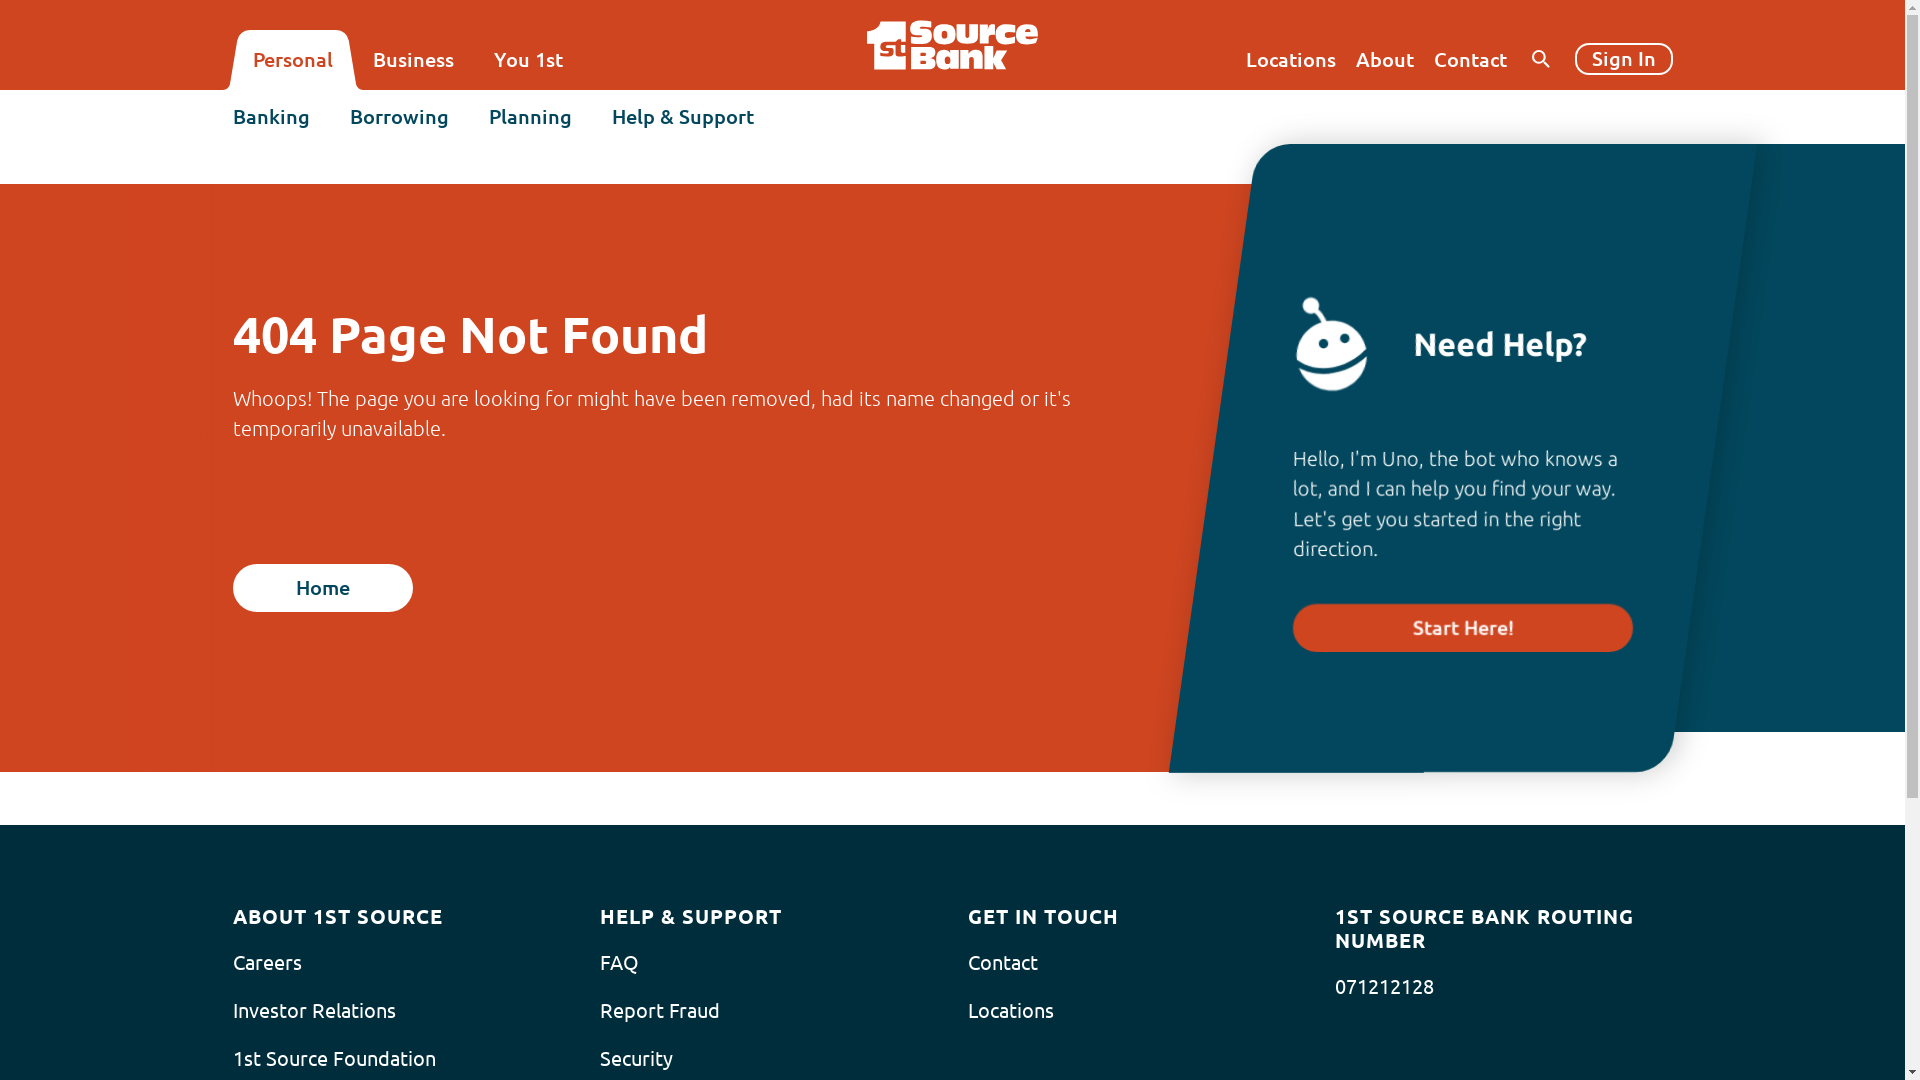  What do you see at coordinates (1291, 59) in the screenshot?
I see `'Locations'` at bounding box center [1291, 59].